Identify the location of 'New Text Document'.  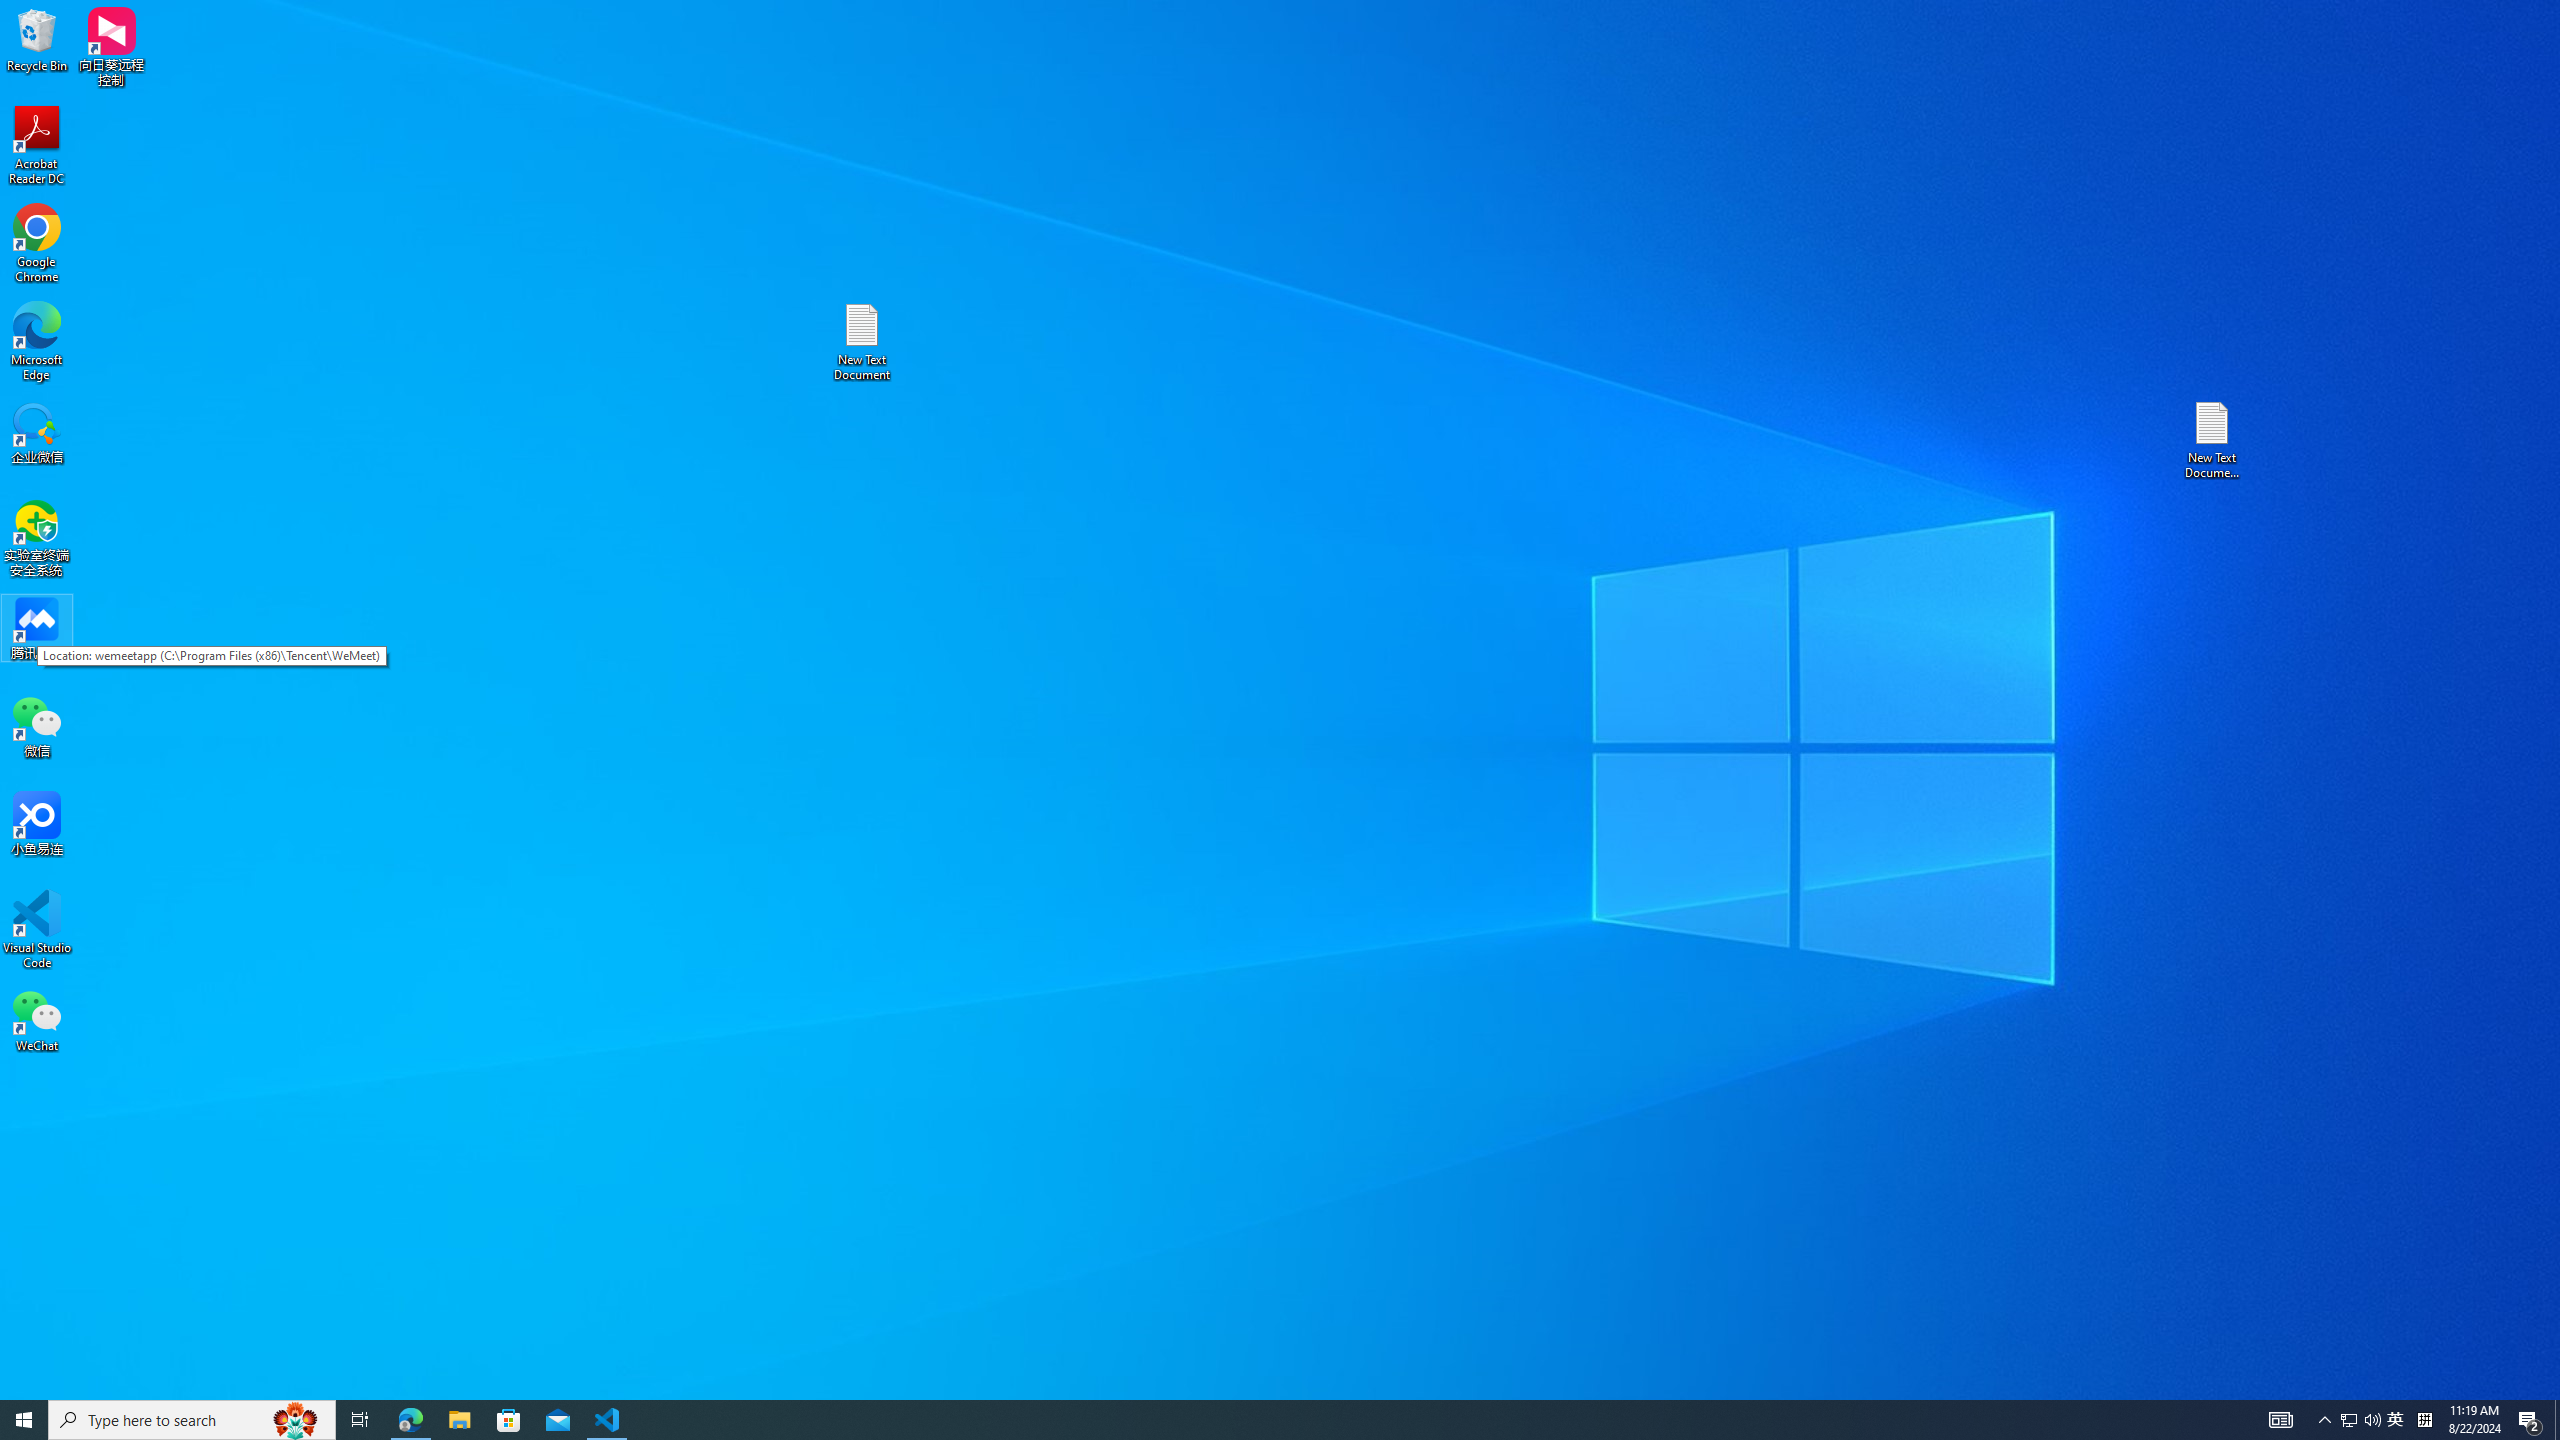
(860, 341).